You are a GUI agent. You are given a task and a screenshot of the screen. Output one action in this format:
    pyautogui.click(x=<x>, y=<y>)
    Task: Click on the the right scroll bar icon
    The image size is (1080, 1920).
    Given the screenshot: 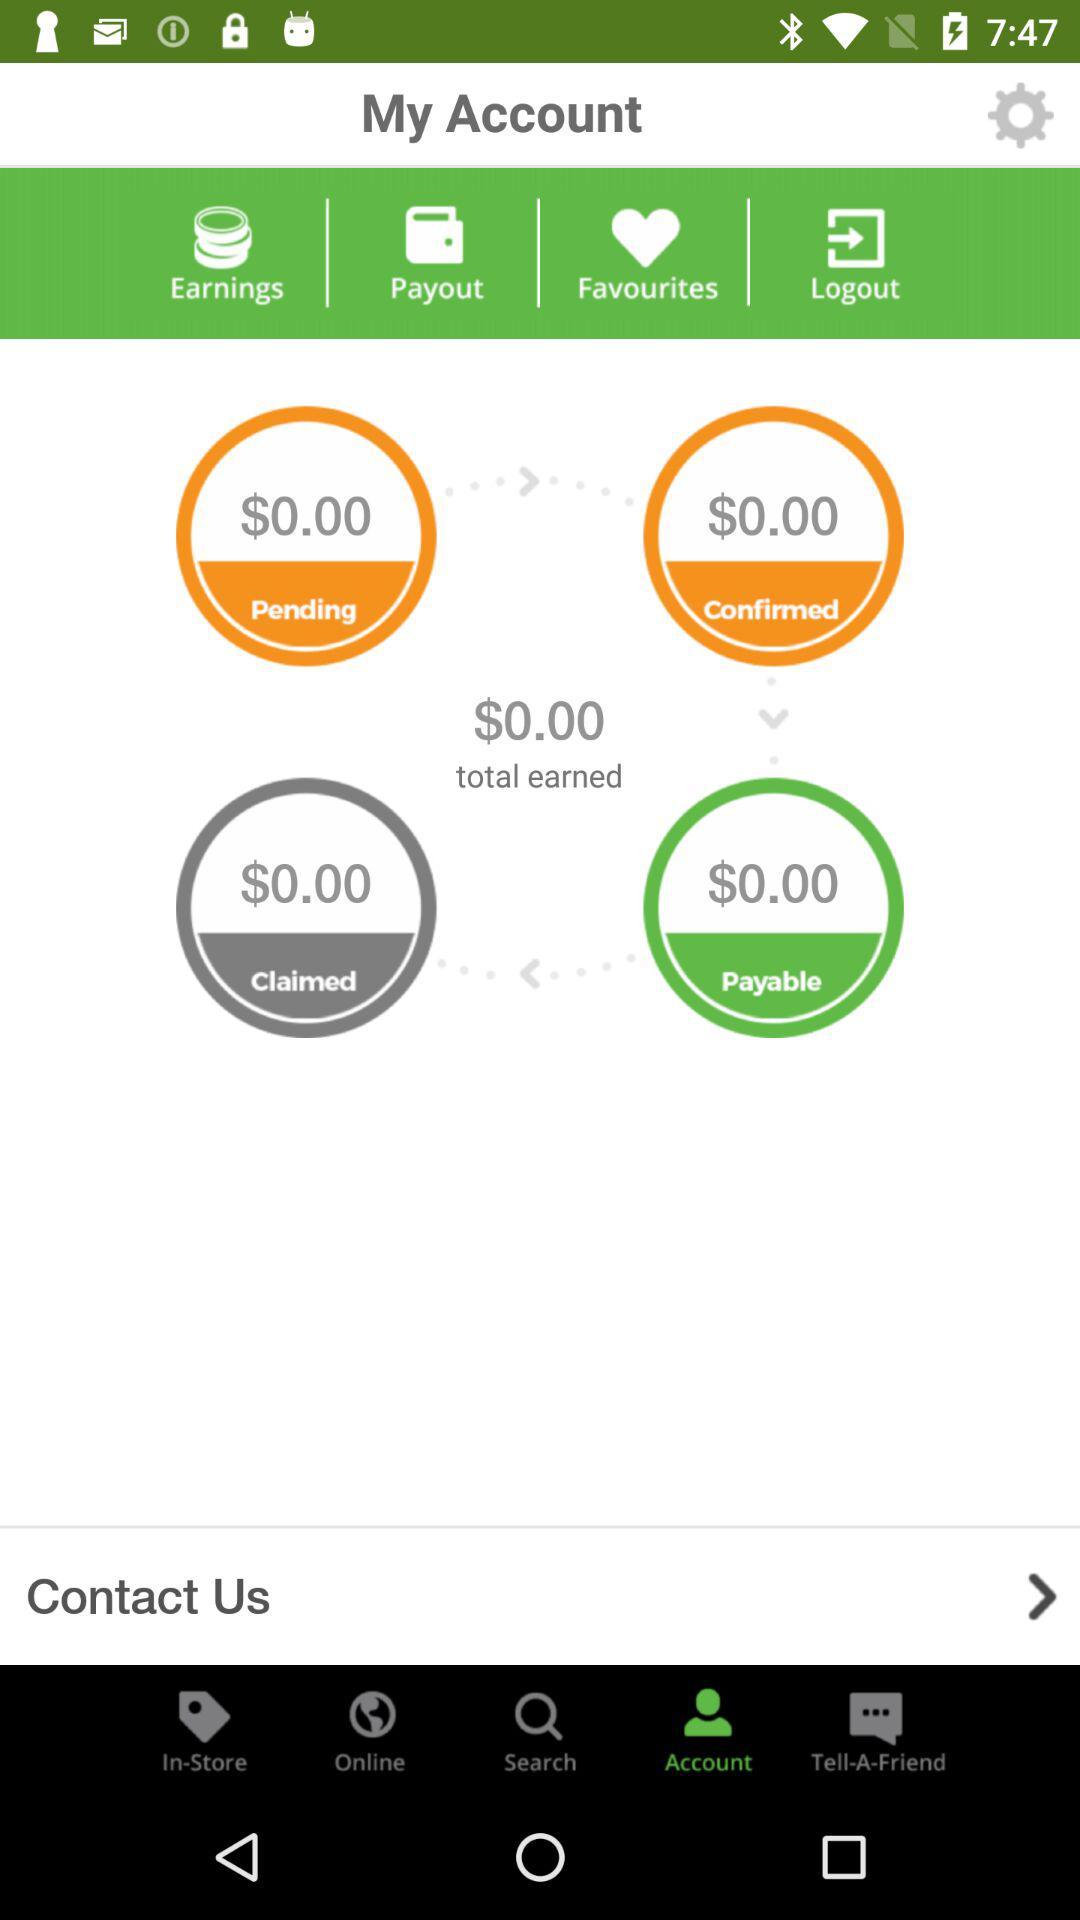 What is the action you would take?
    pyautogui.click(x=1040, y=1596)
    